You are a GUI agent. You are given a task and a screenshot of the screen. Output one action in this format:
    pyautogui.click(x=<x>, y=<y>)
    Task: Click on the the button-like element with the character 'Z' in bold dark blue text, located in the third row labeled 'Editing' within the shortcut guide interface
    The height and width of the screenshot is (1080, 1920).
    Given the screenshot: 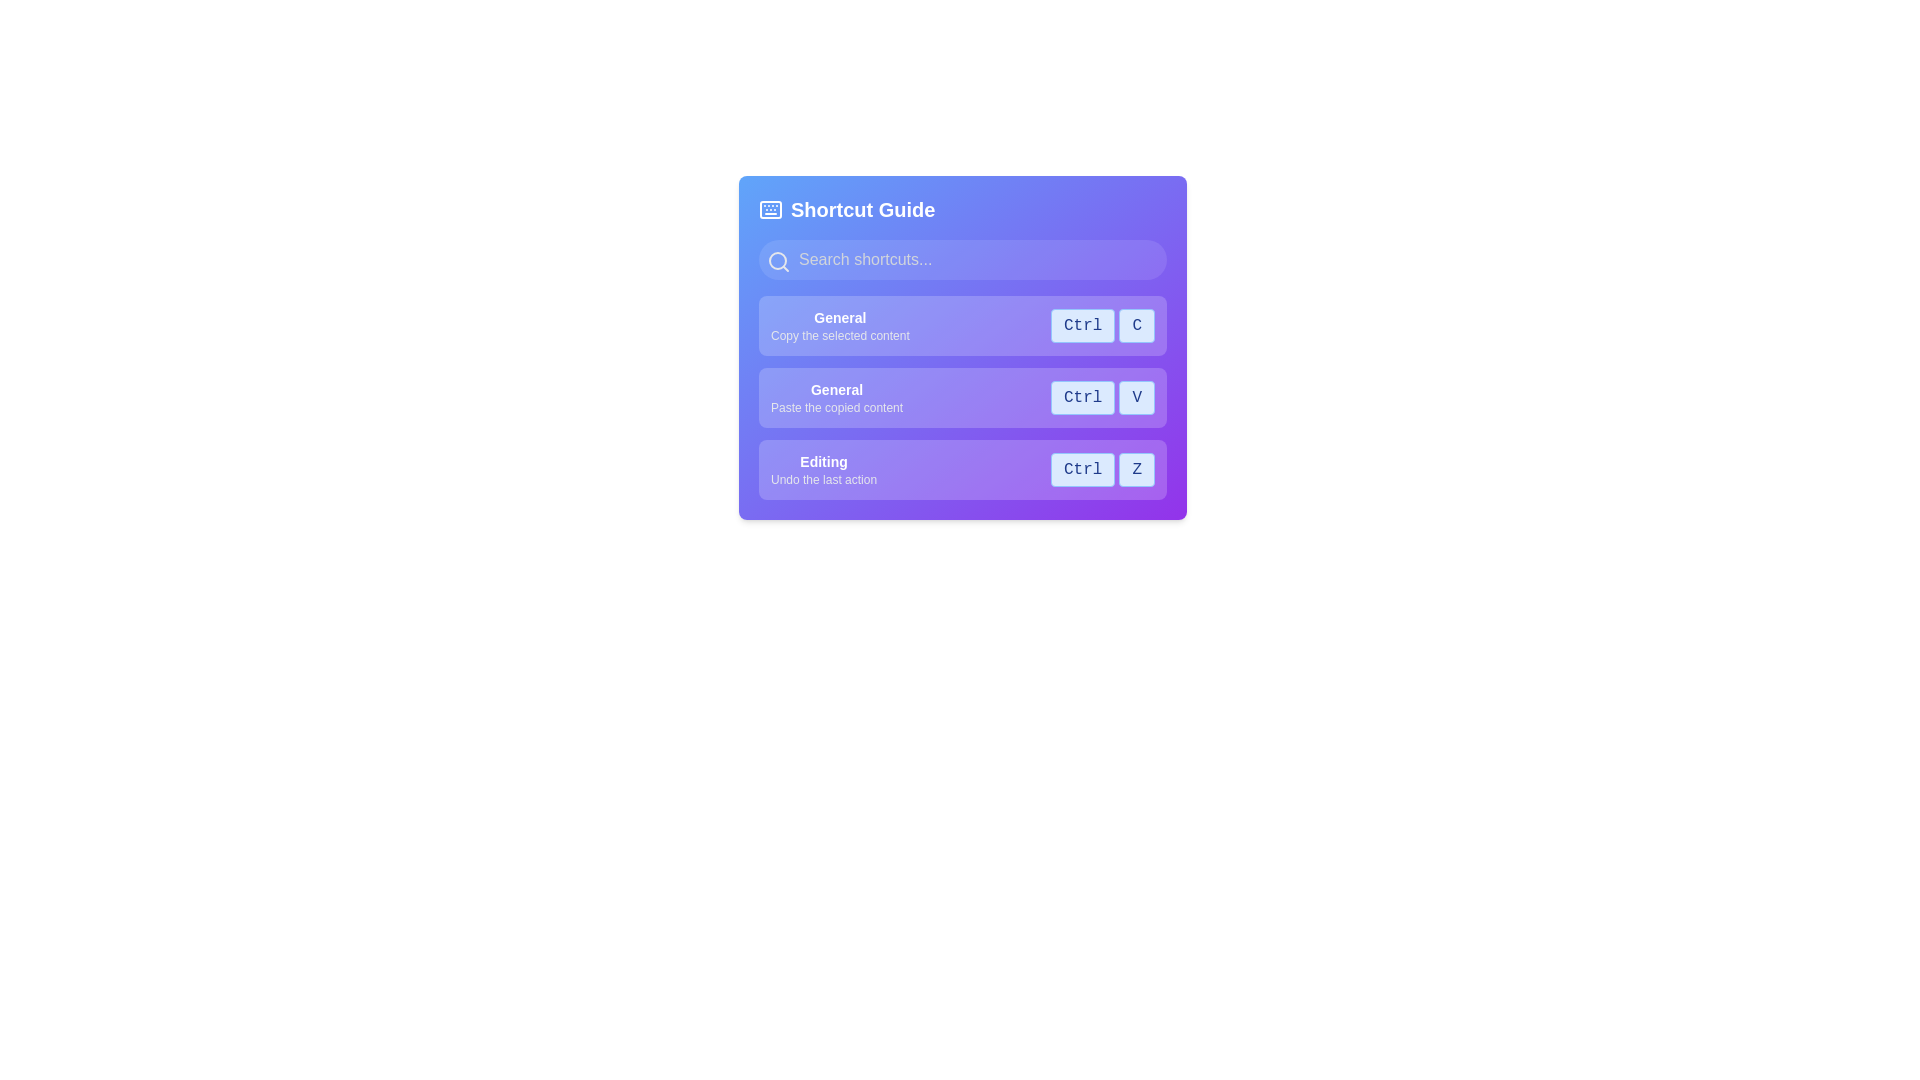 What is the action you would take?
    pyautogui.click(x=1137, y=470)
    